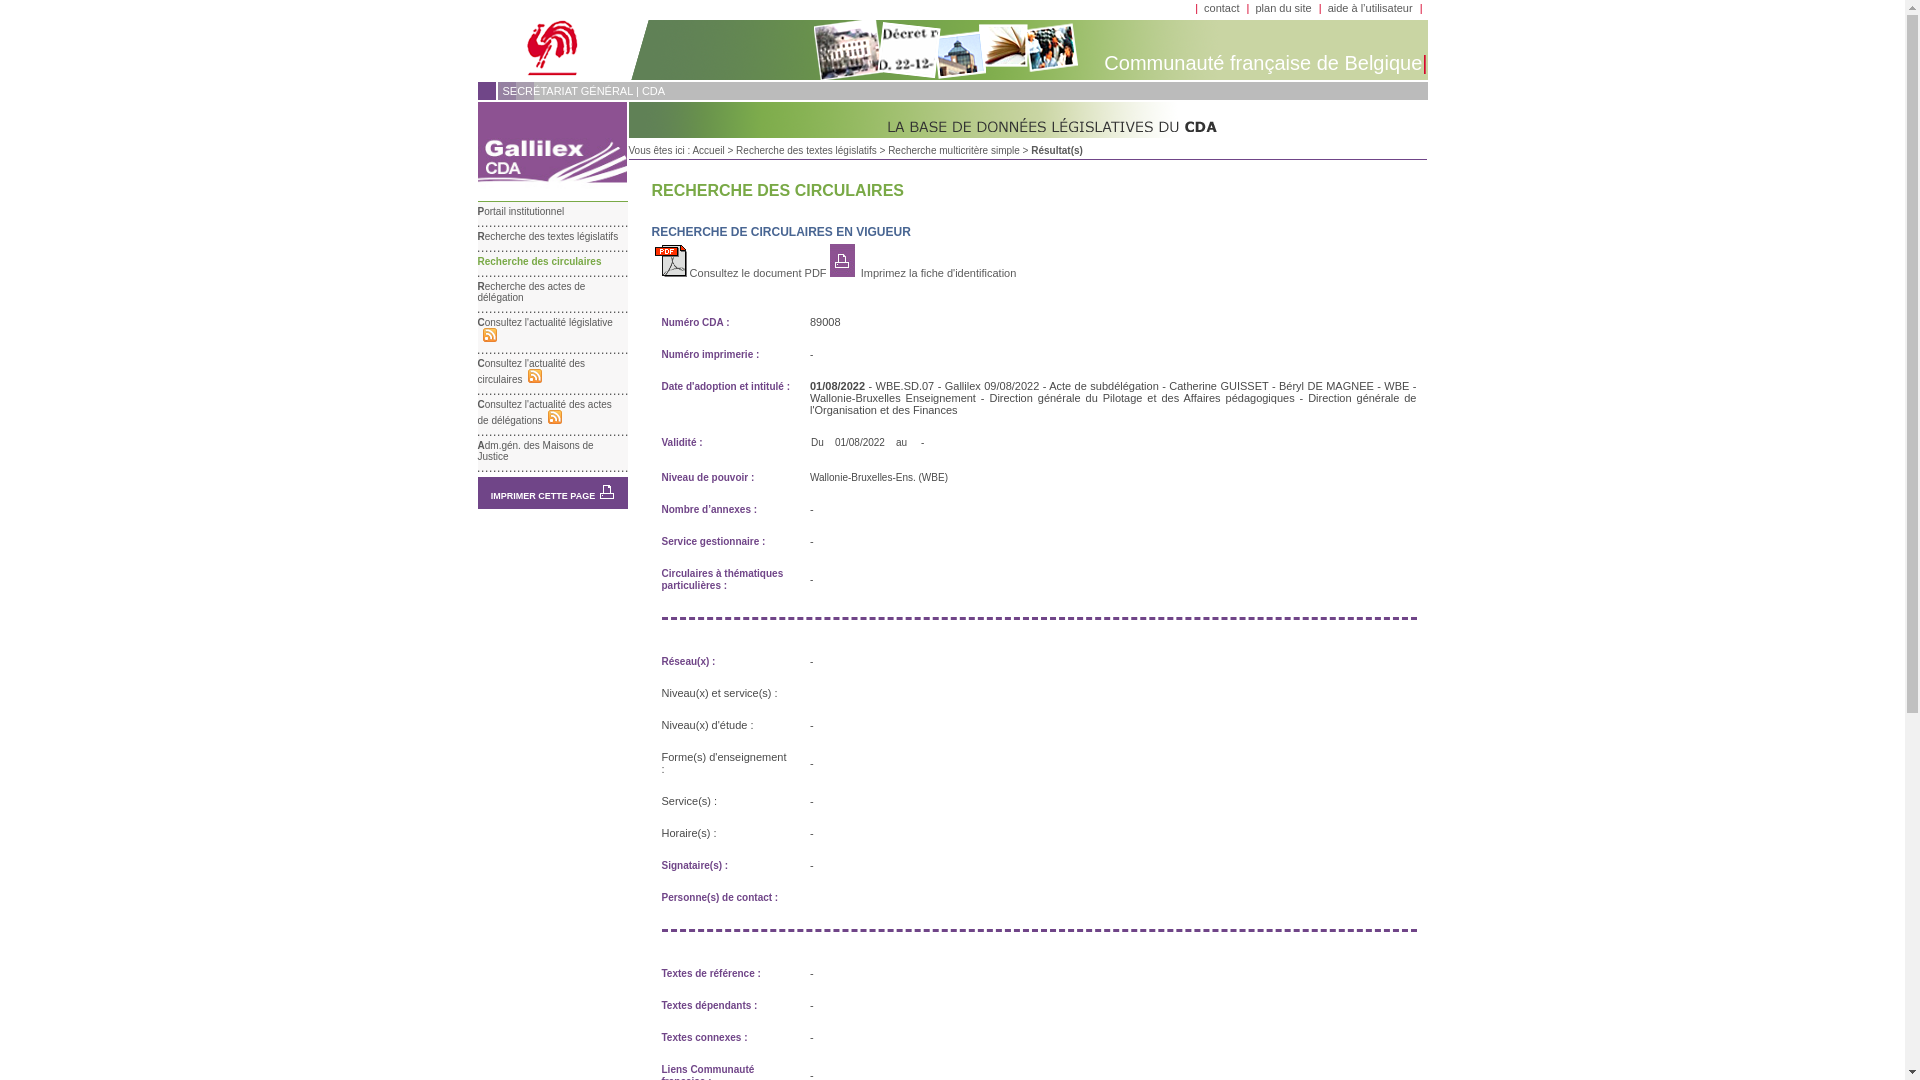 The width and height of the screenshot is (1920, 1080). What do you see at coordinates (542, 495) in the screenshot?
I see `'IMPRIMER CETTE PAGE'` at bounding box center [542, 495].